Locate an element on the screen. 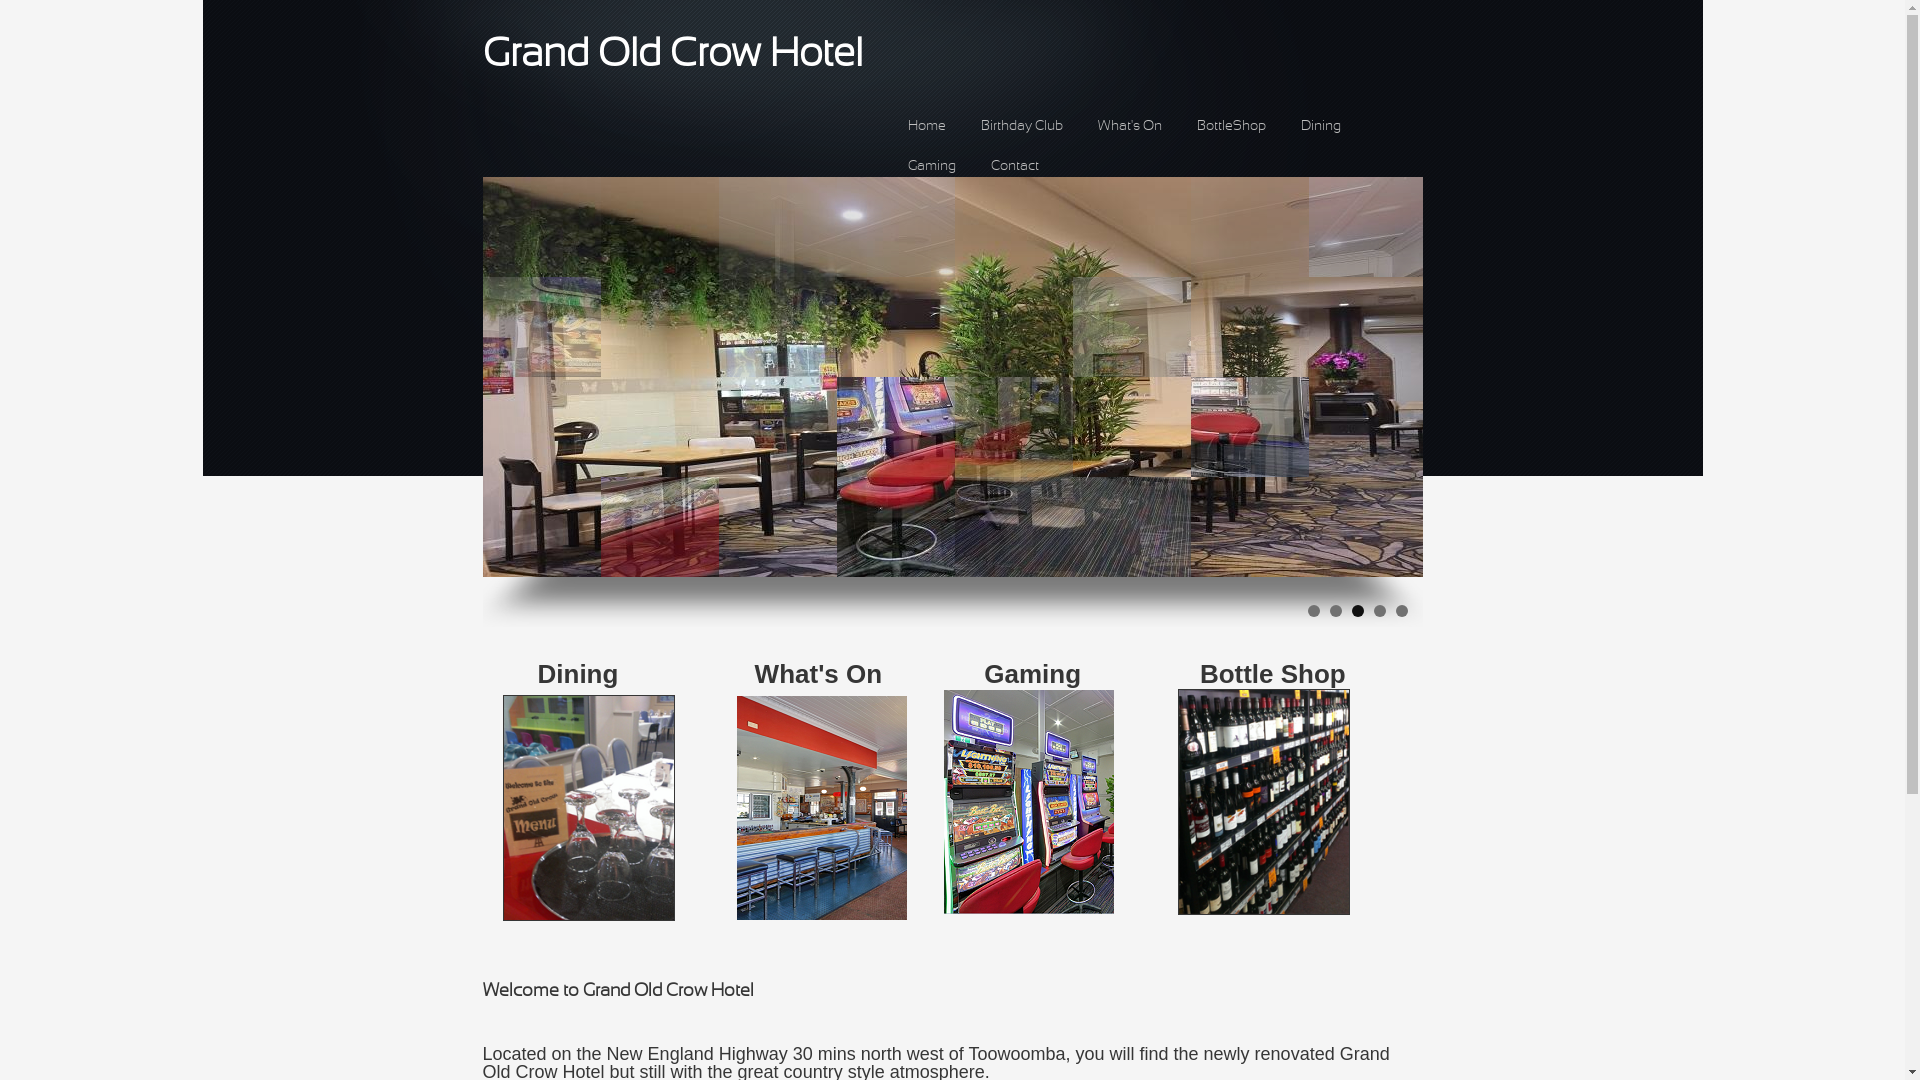  'What's On' is located at coordinates (1129, 127).